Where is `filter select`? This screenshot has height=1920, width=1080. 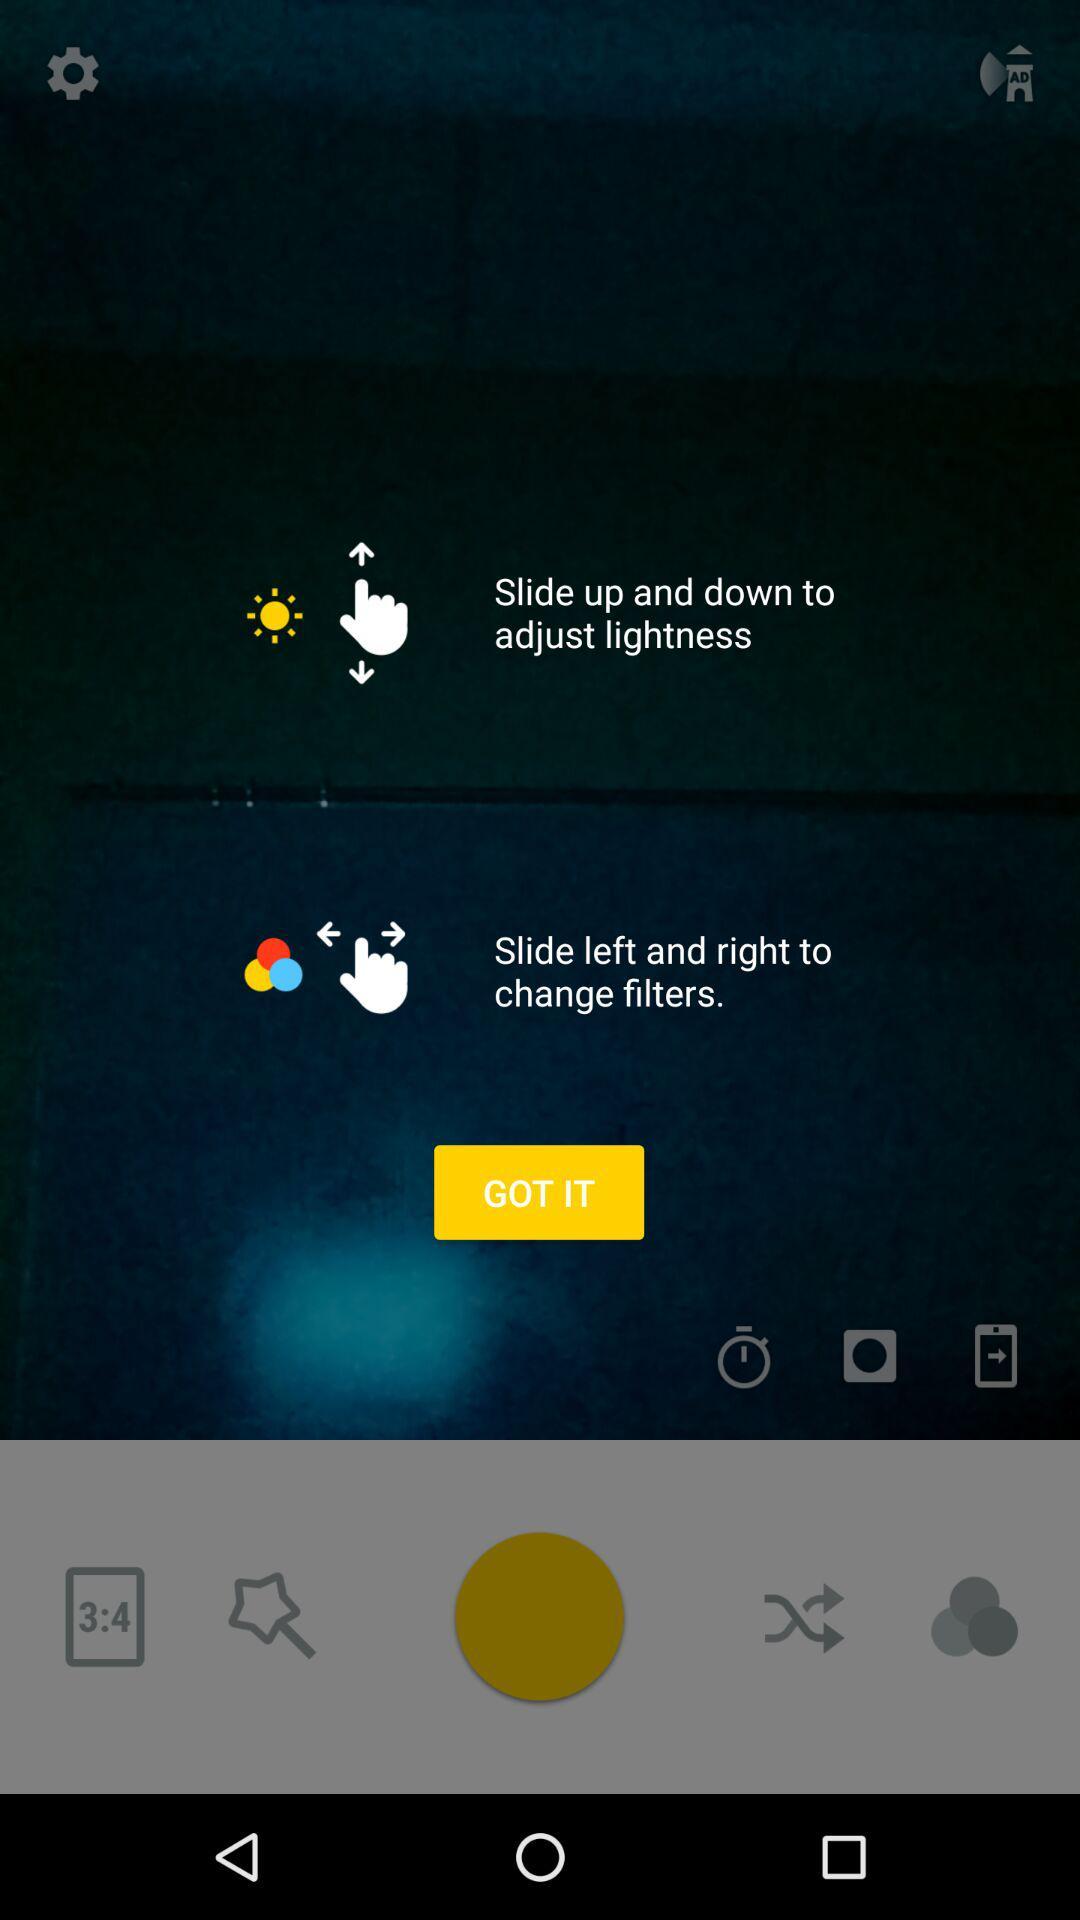 filter select is located at coordinates (869, 1356).